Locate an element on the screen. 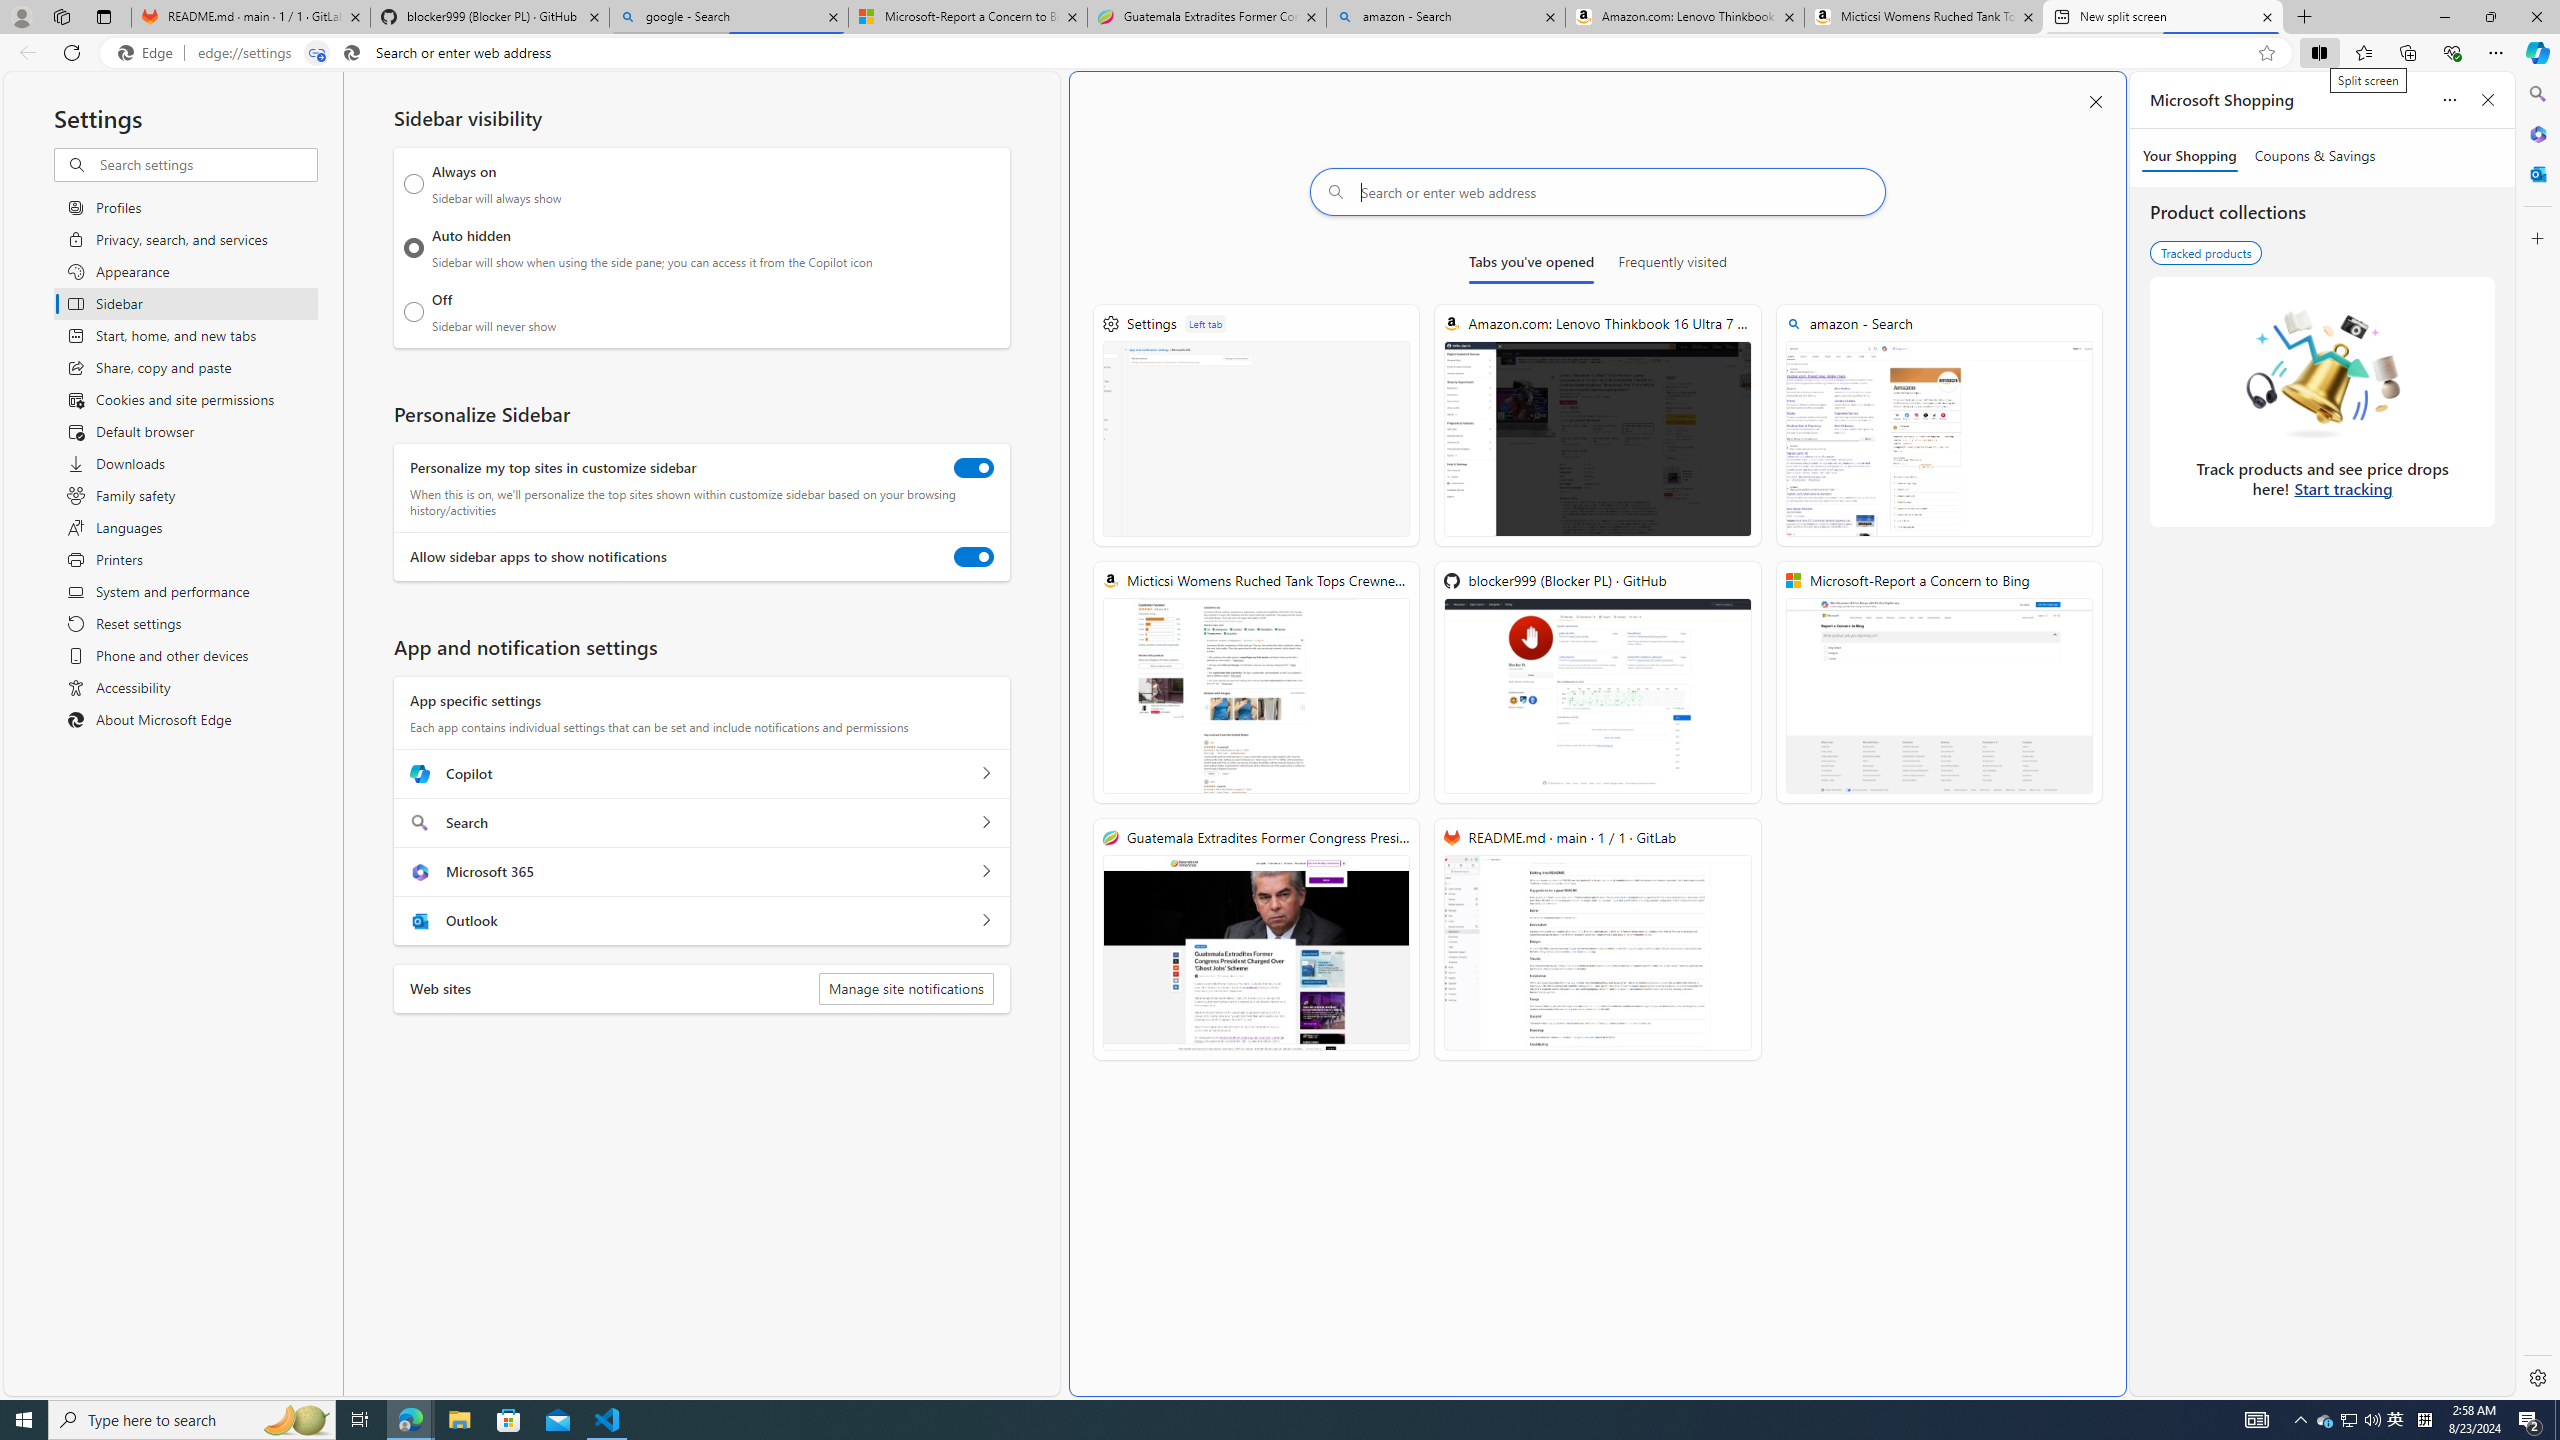 This screenshot has height=1440, width=2560. 'New Tab' is located at coordinates (2304, 16).